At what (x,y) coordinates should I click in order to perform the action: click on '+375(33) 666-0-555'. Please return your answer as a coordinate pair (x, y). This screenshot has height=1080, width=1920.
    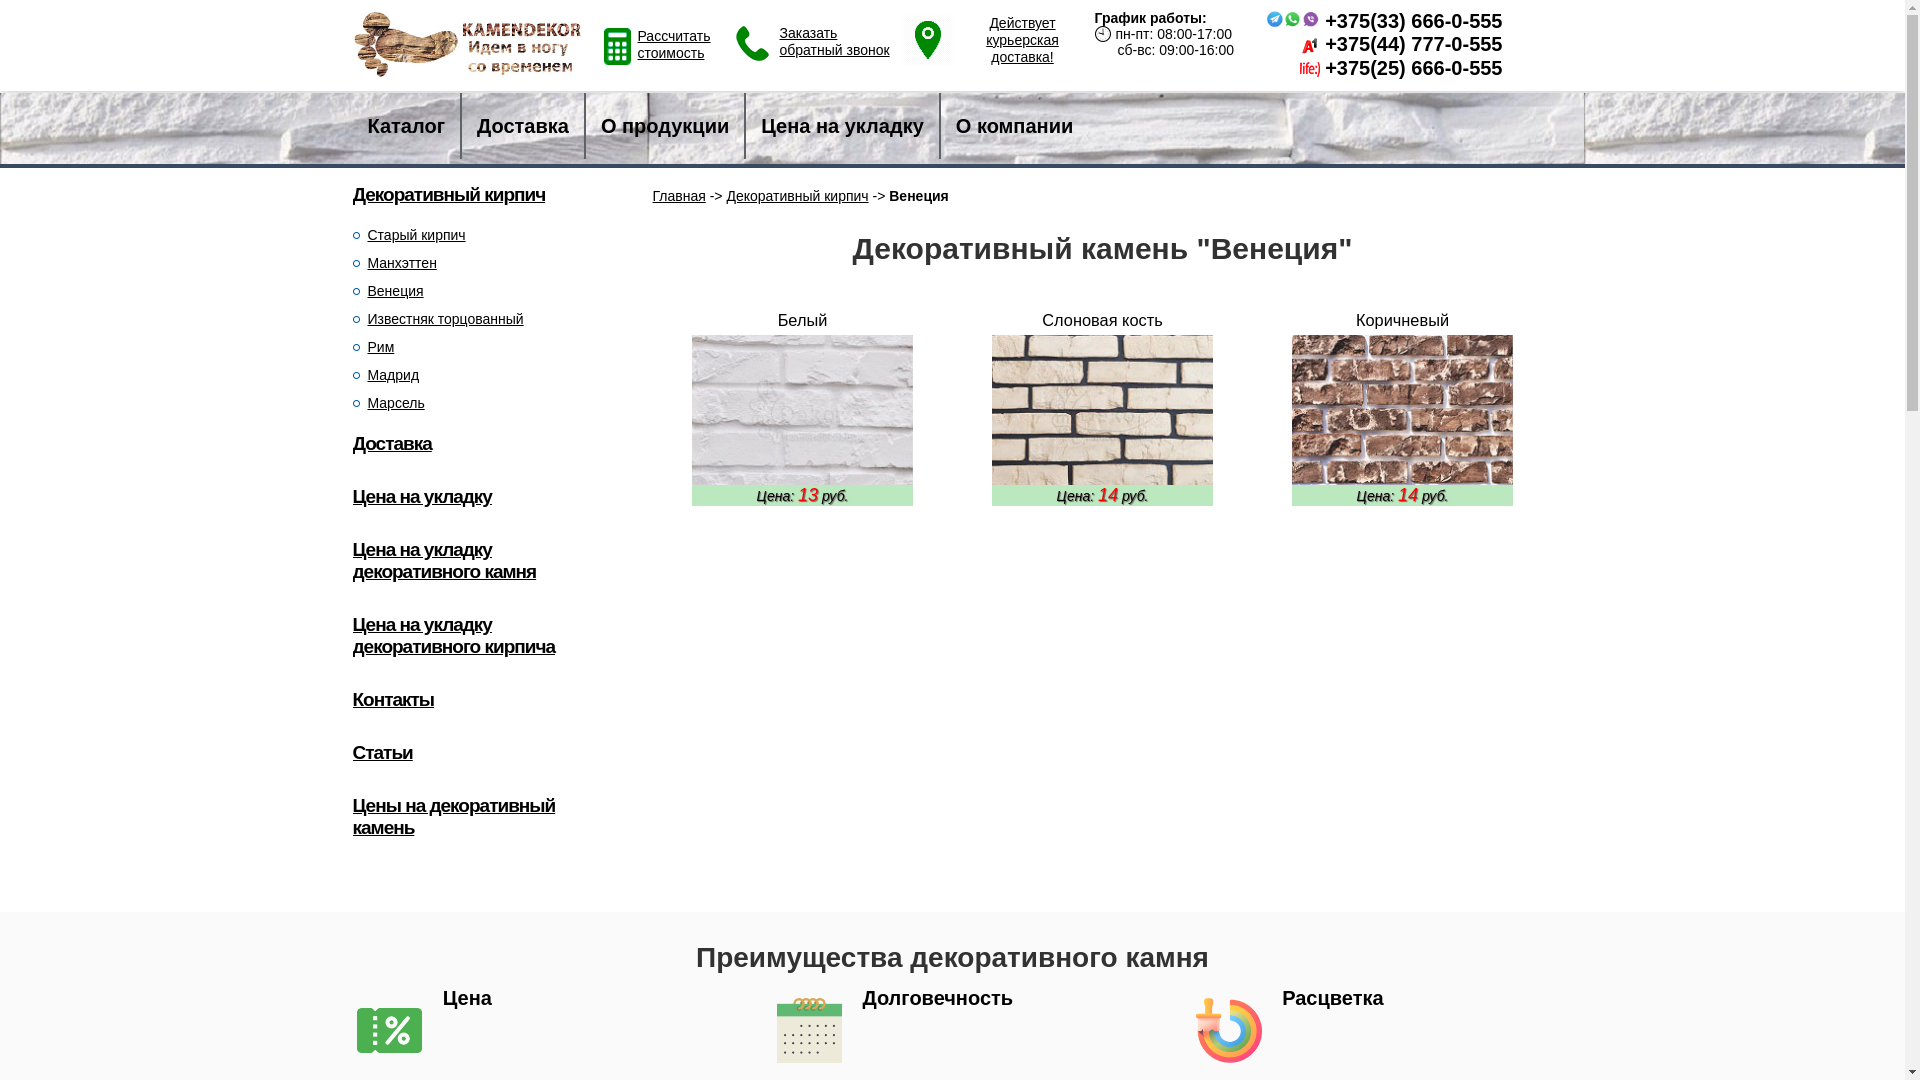
    Looking at the image, I should click on (1412, 20).